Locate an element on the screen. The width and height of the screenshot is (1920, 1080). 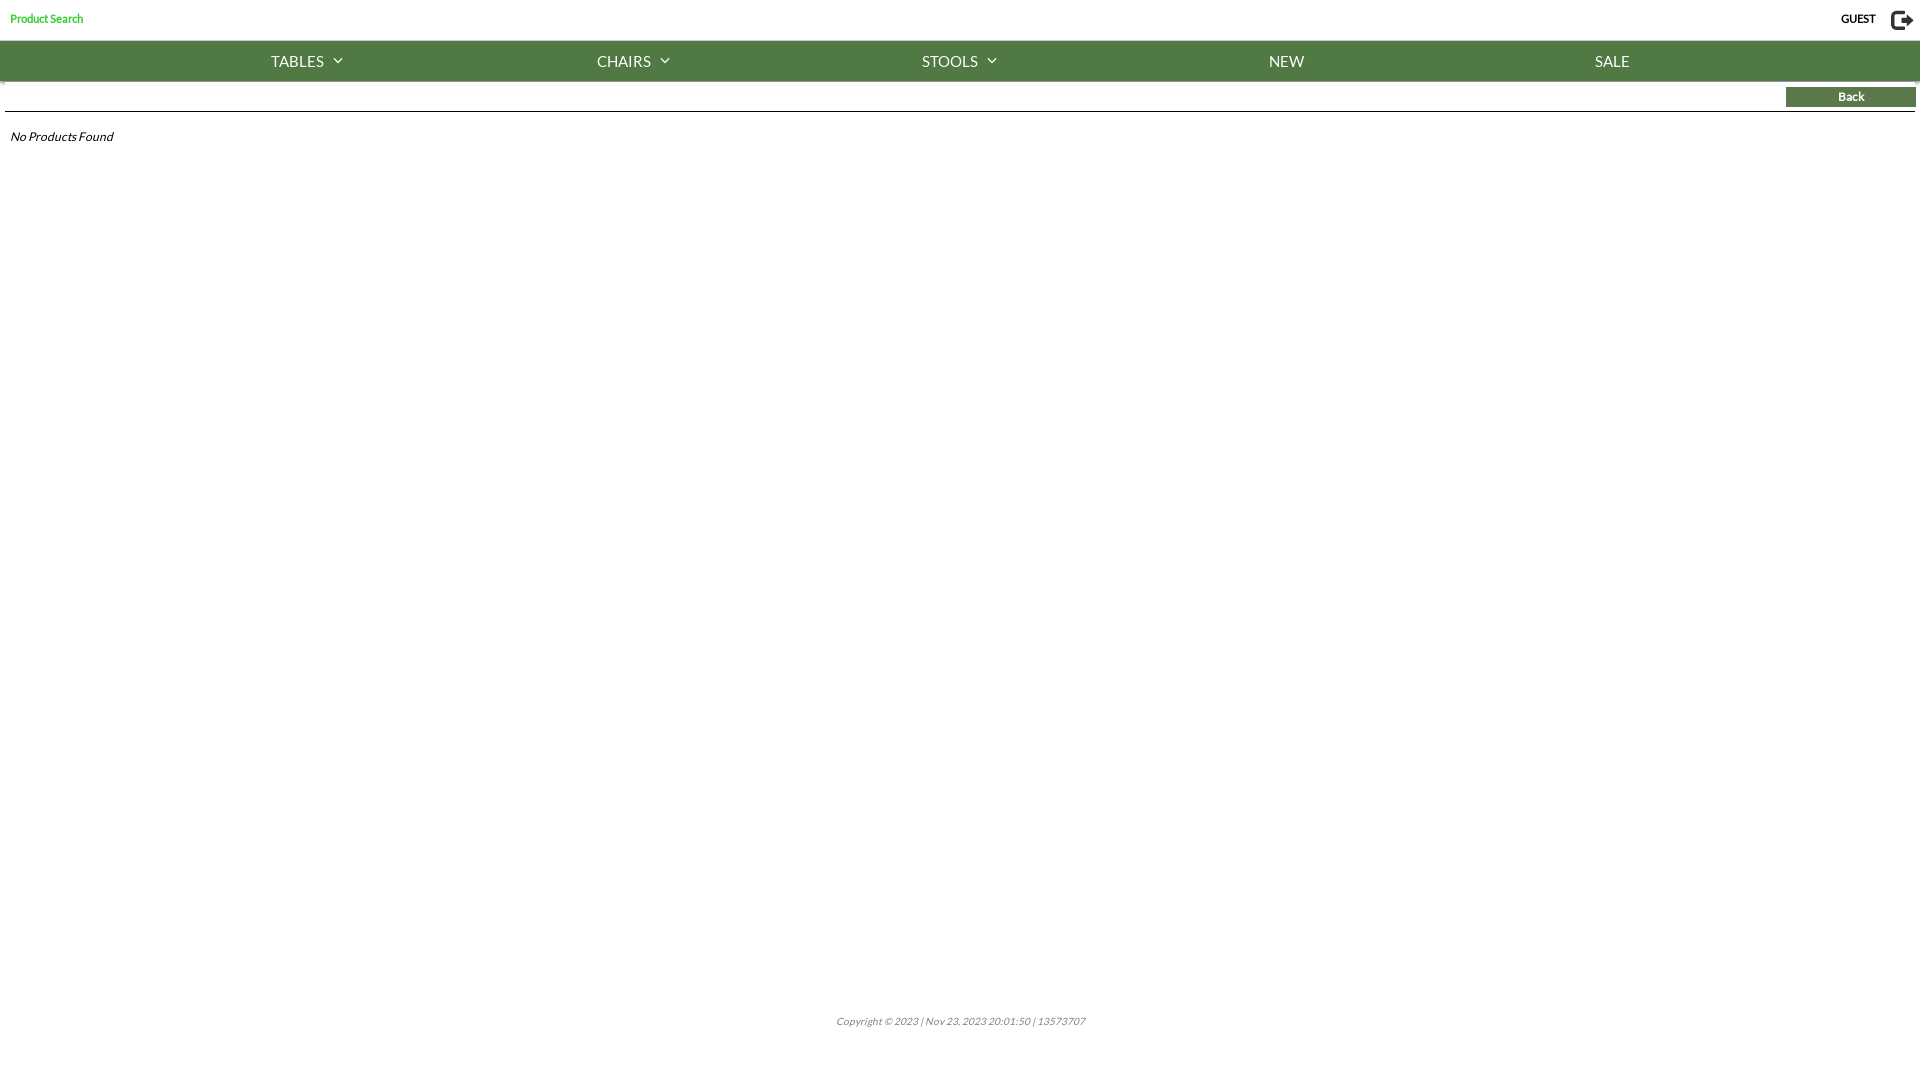
'SALE' is located at coordinates (1612, 60).